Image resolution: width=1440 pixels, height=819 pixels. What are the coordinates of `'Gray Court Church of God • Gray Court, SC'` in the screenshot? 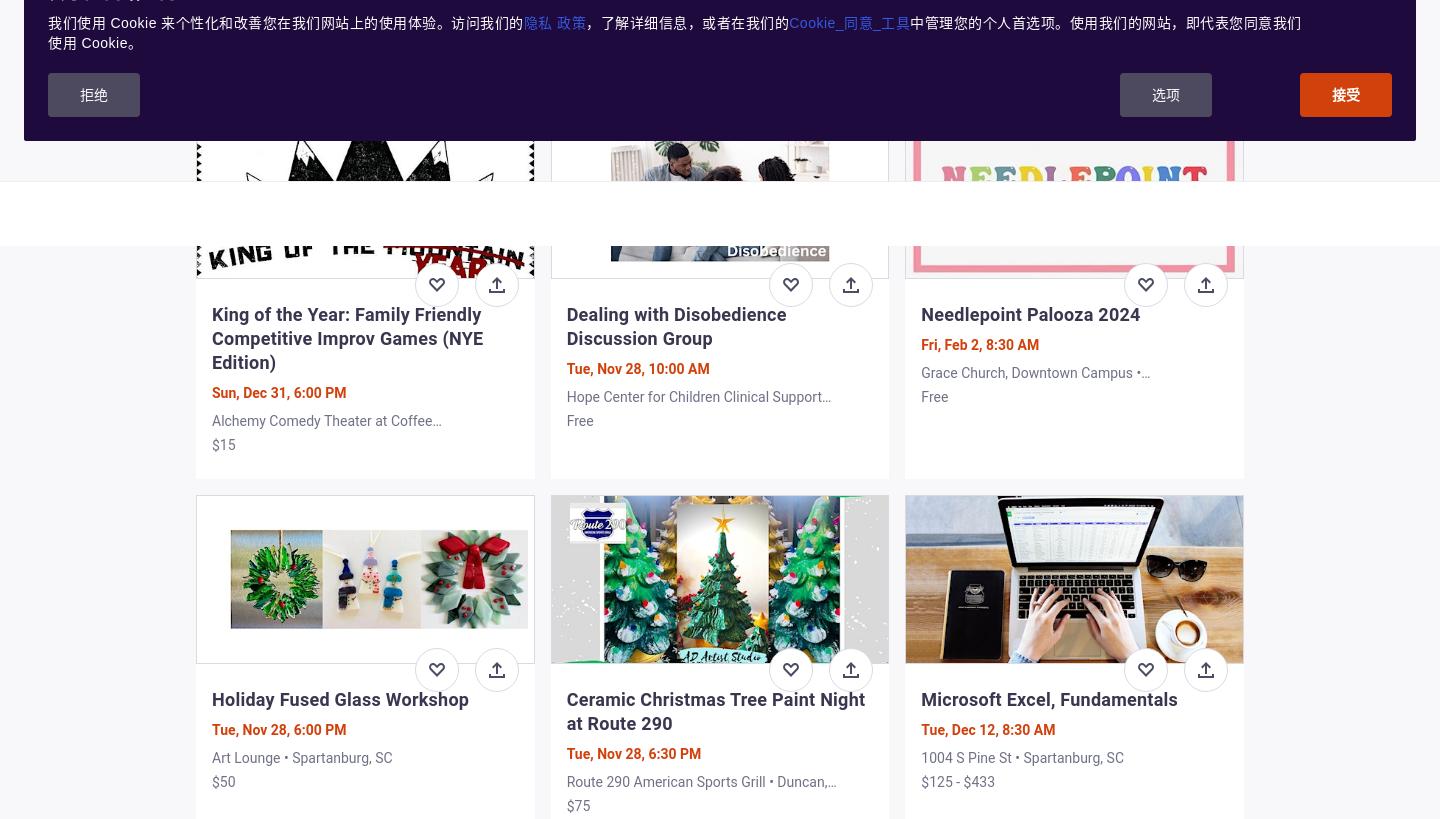 It's located at (1051, 33).